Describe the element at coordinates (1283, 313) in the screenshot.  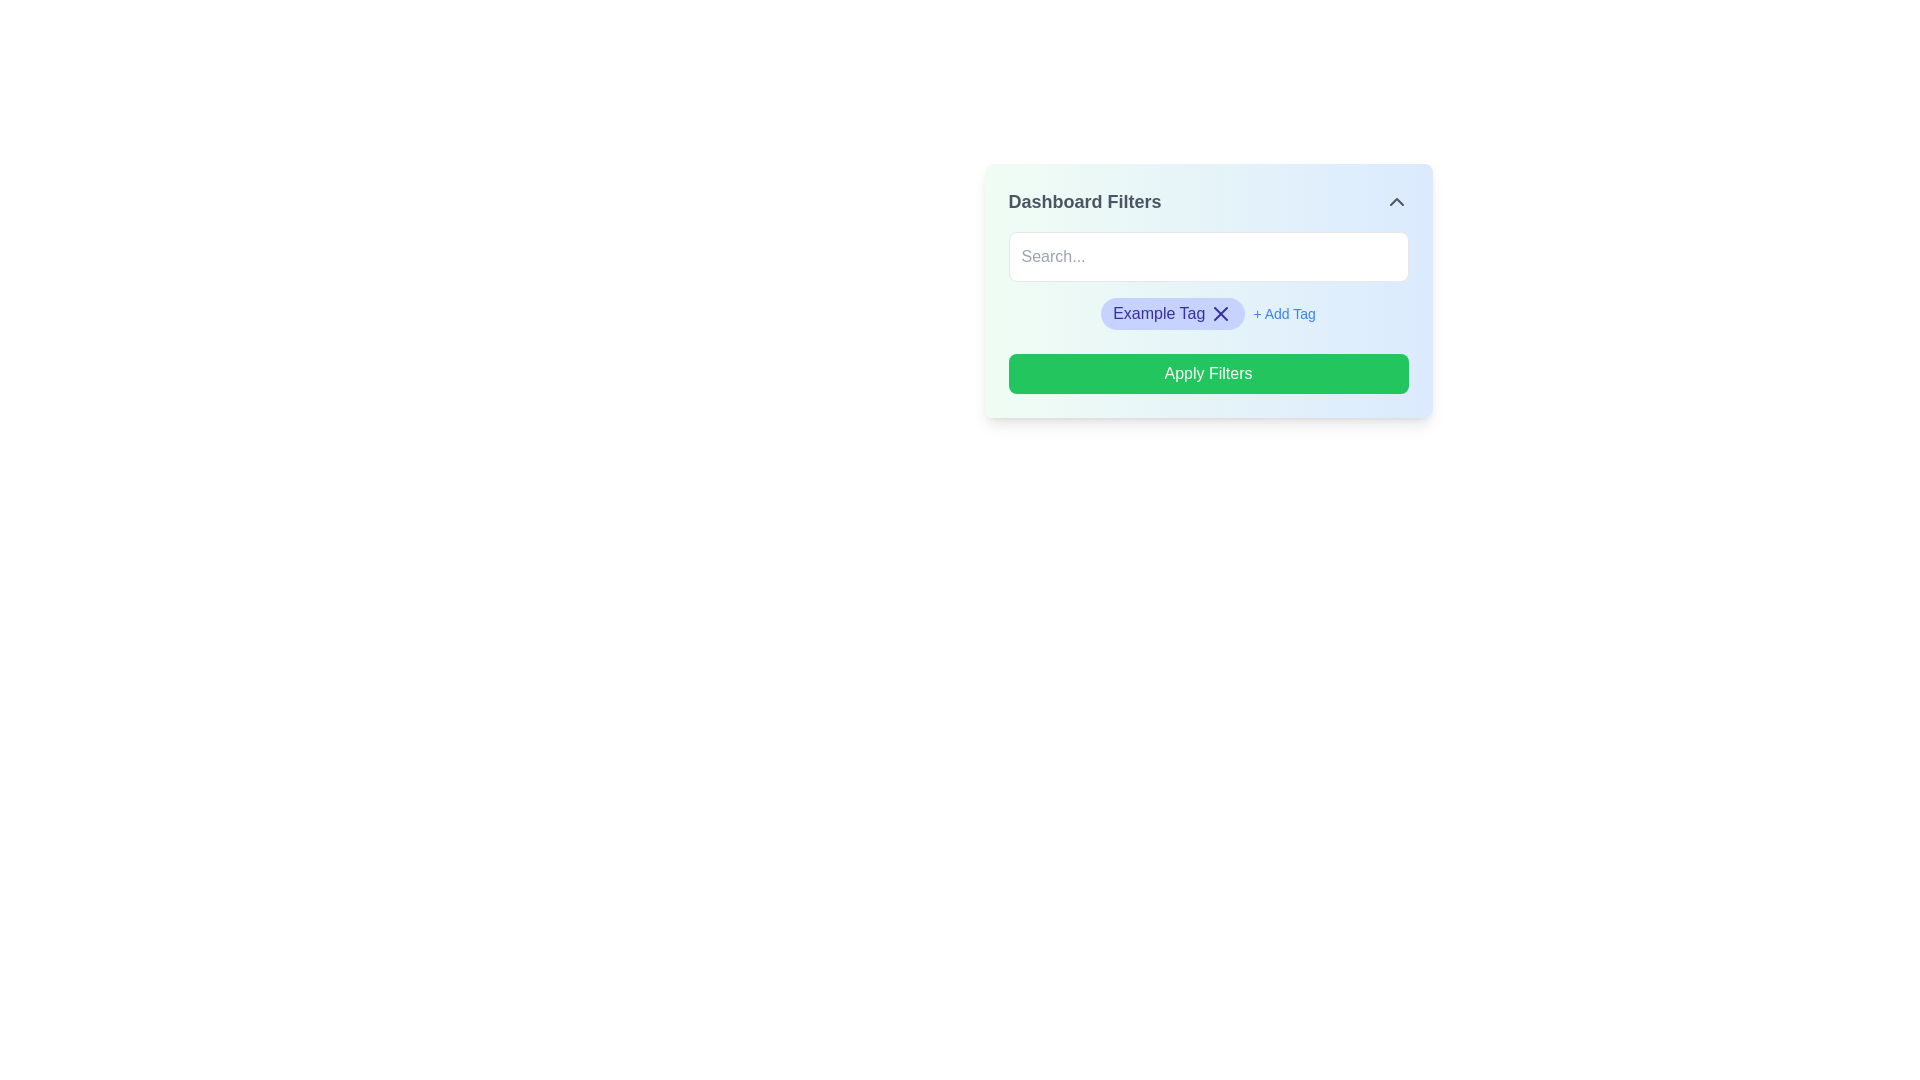
I see `the '+ Add Tag' clickable text link, which is styled in small blue font with an underline on hover, located in the lower section of the 'Dashboard Filters' dialog box` at that location.